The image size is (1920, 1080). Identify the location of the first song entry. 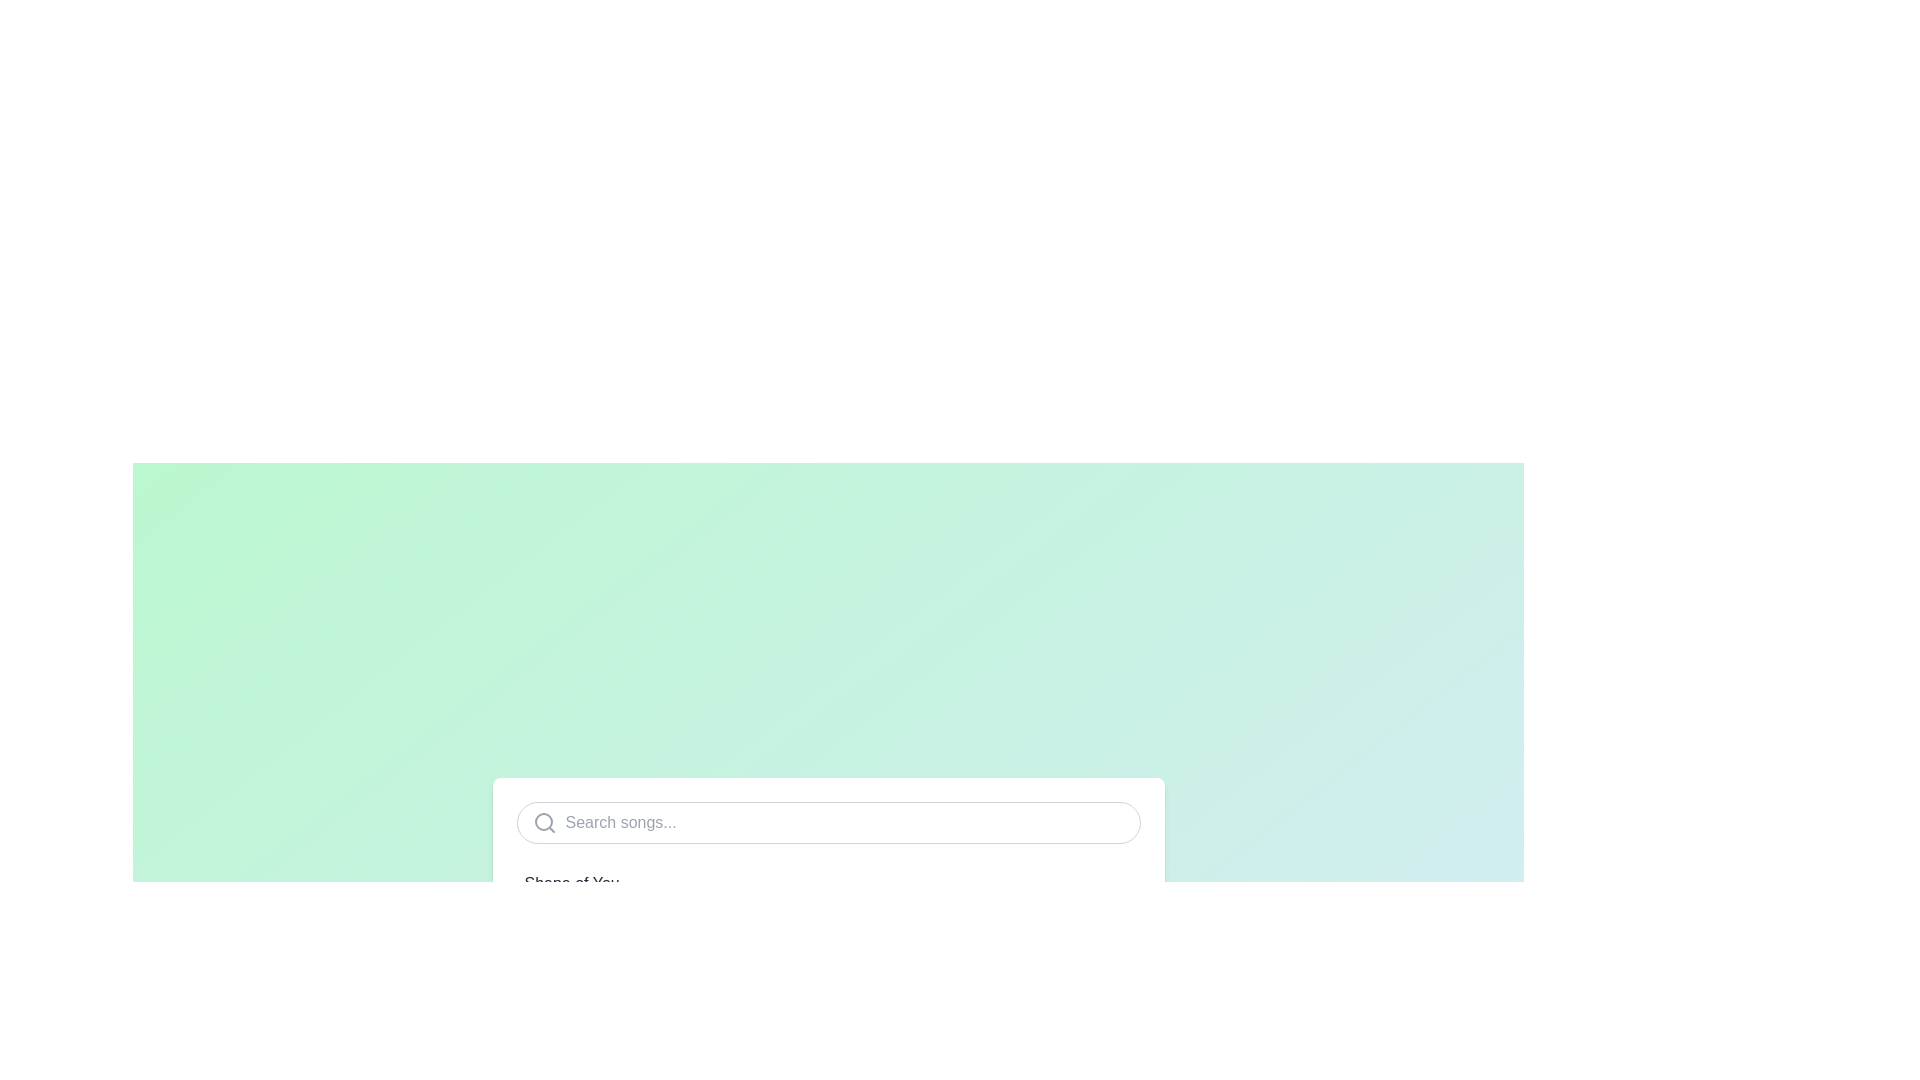
(828, 893).